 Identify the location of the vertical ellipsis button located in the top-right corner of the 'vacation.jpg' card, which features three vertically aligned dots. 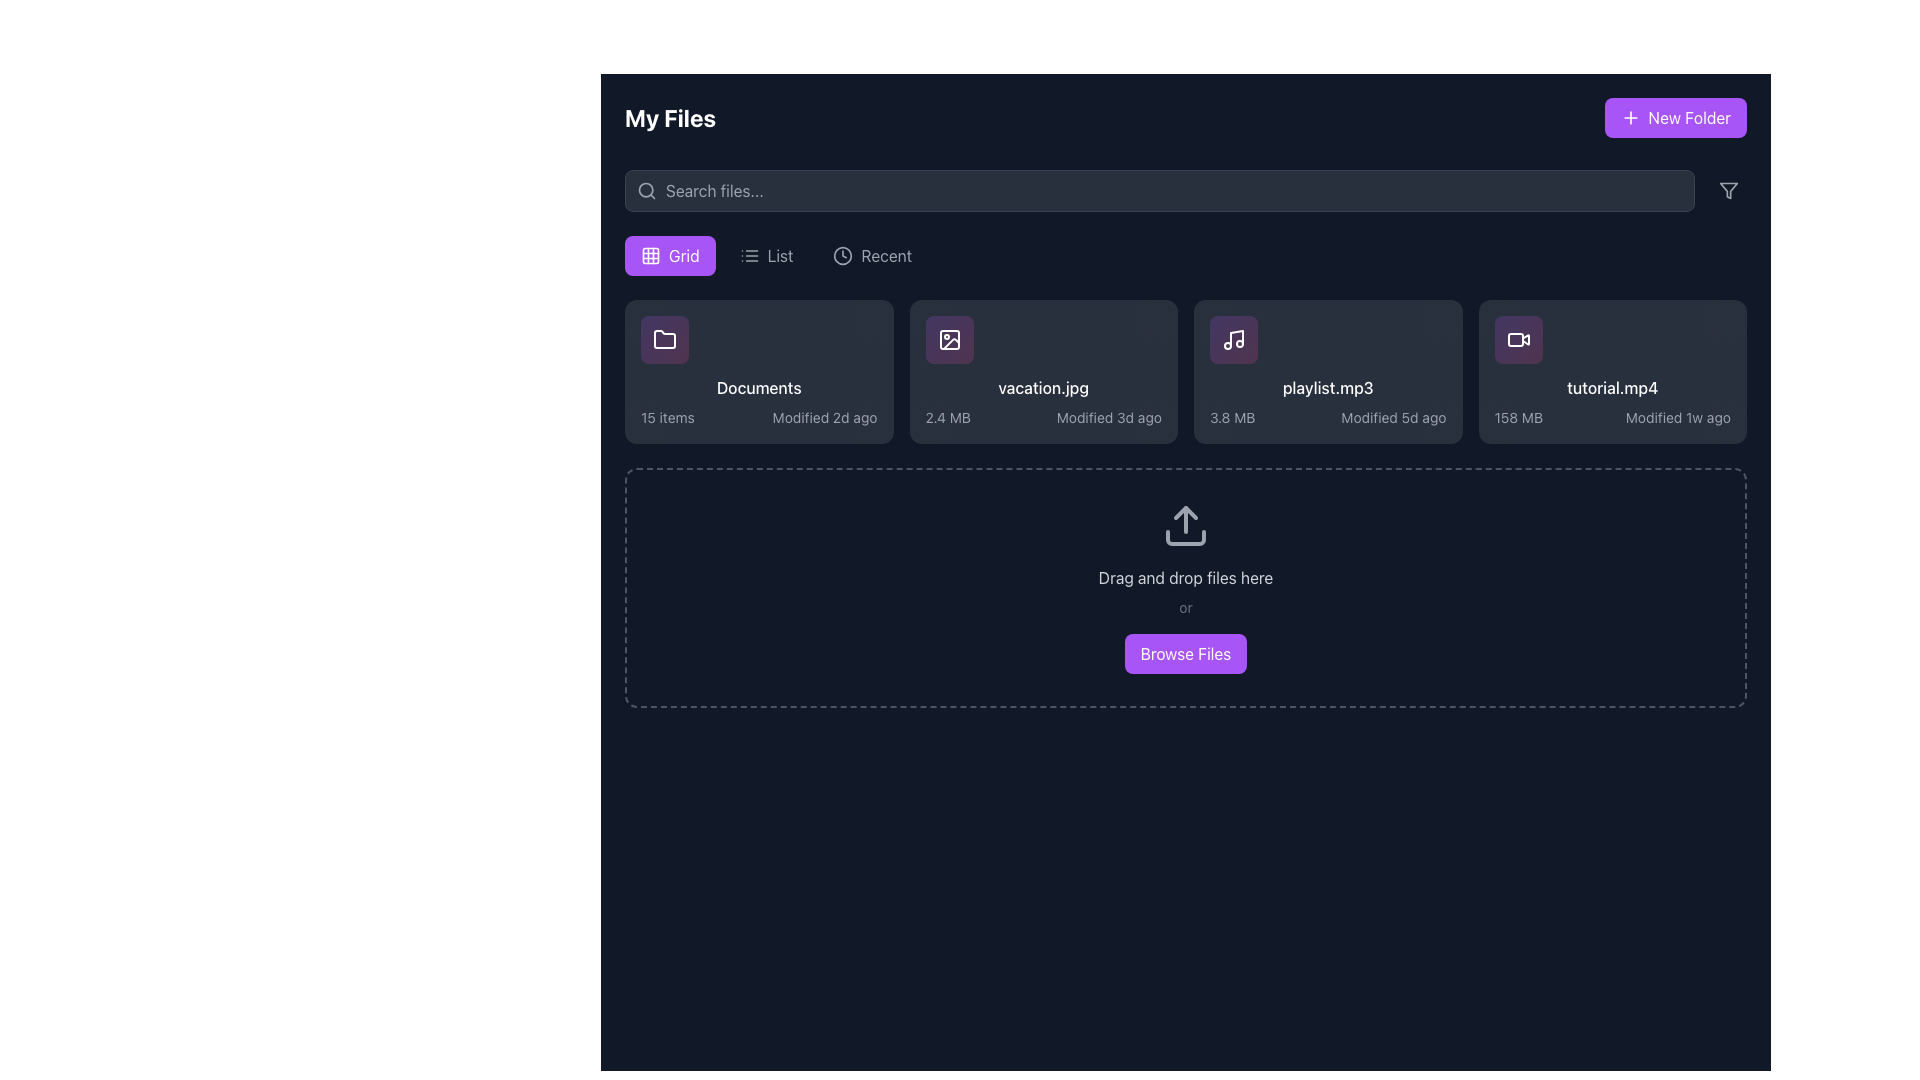
(1152, 338).